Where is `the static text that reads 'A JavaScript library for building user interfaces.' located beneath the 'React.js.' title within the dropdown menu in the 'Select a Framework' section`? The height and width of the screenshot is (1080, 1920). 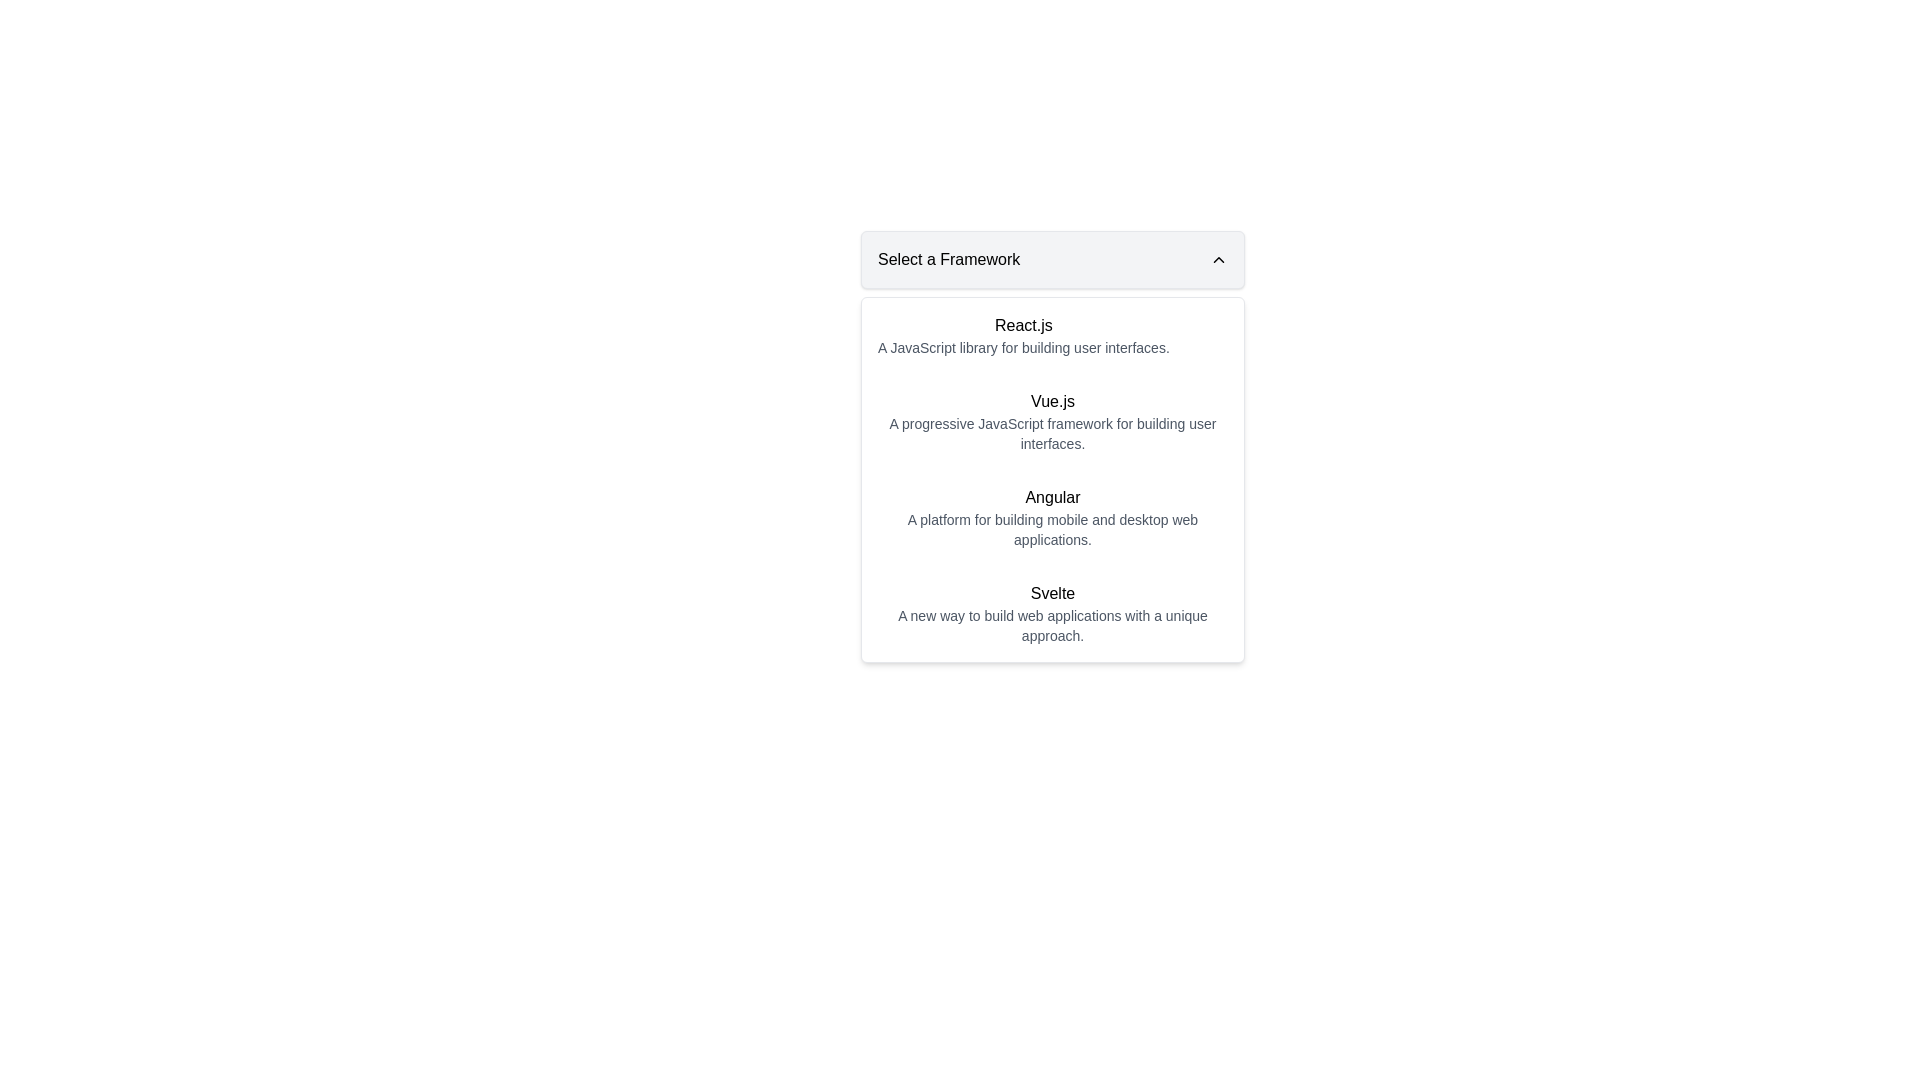 the static text that reads 'A JavaScript library for building user interfaces.' located beneath the 'React.js.' title within the dropdown menu in the 'Select a Framework' section is located at coordinates (1023, 346).